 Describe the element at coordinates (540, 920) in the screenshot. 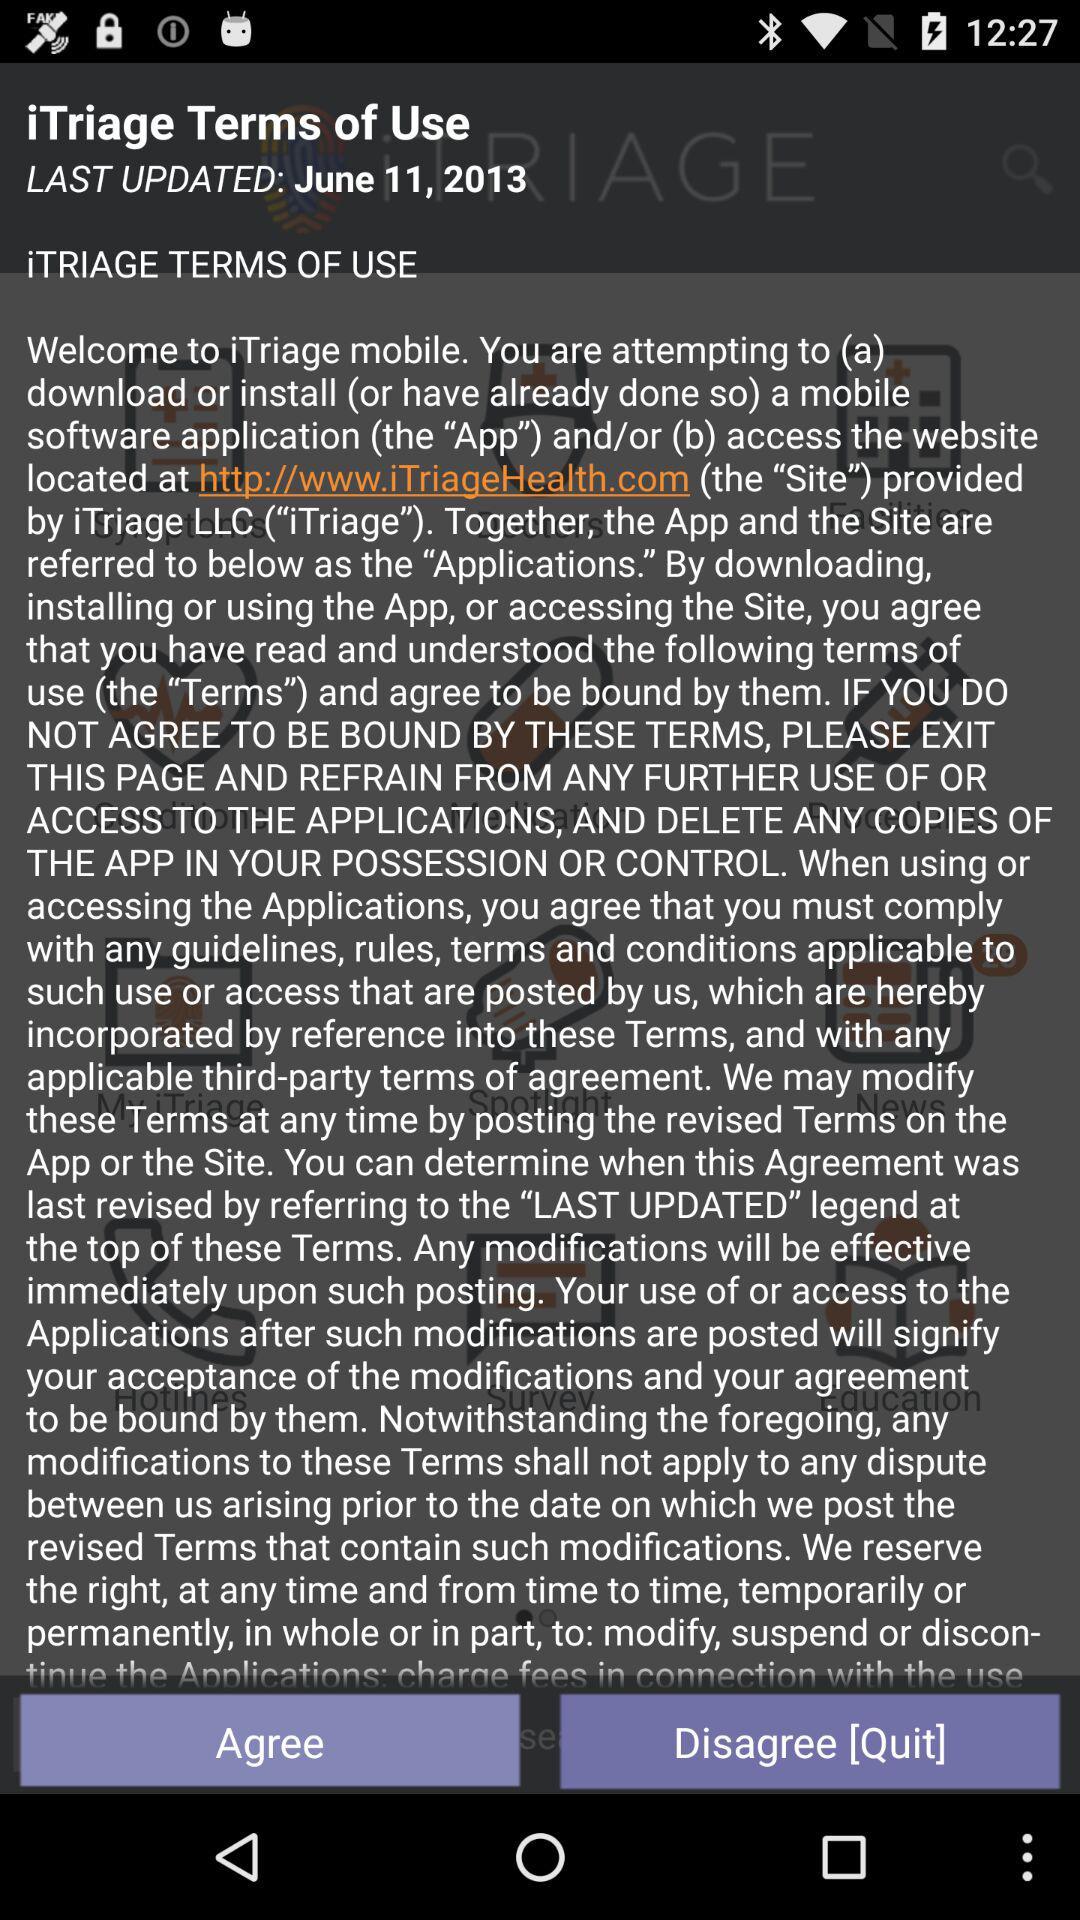

I see `the icon above agree button` at that location.